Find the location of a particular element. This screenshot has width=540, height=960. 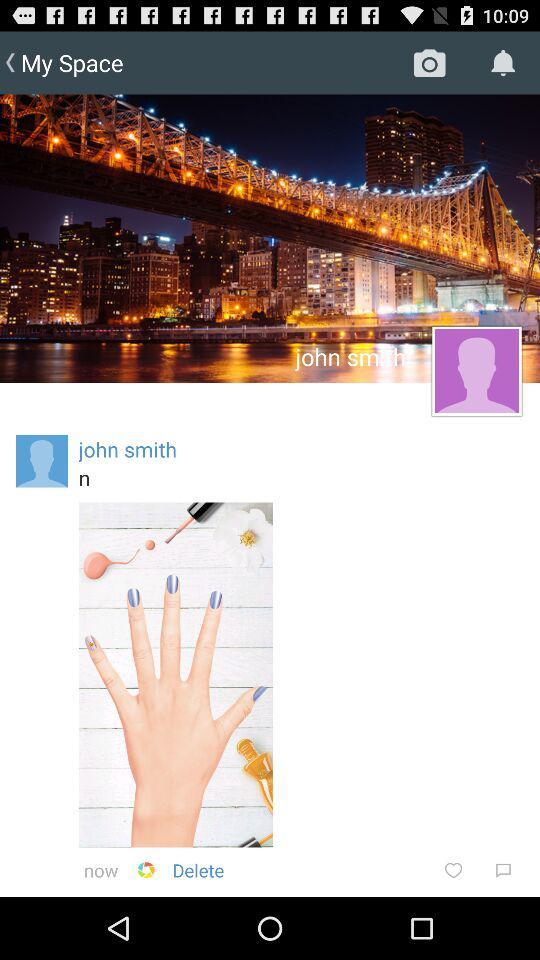

the item below n is located at coordinates (175, 674).